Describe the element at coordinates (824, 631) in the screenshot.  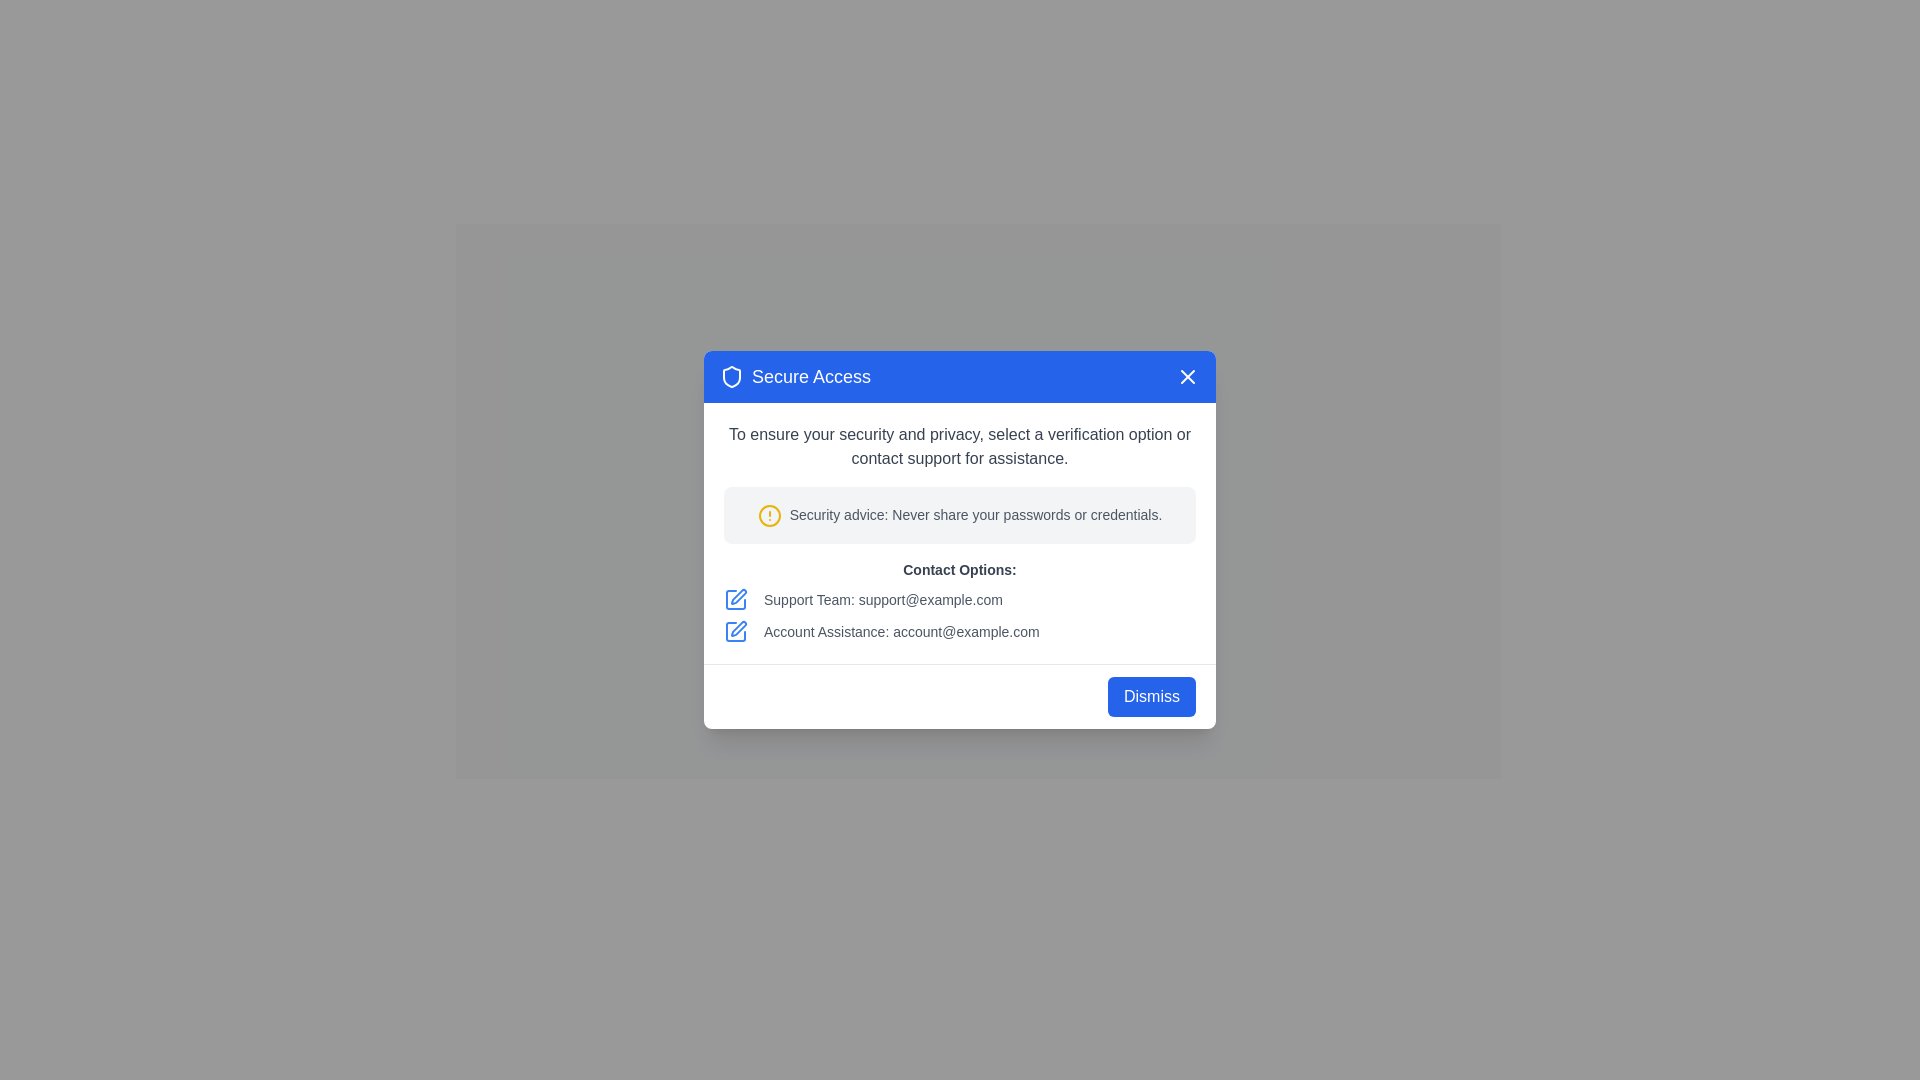
I see `the text label 'Account Assistance' which introduces the associated contact email address in the dialog box` at that location.